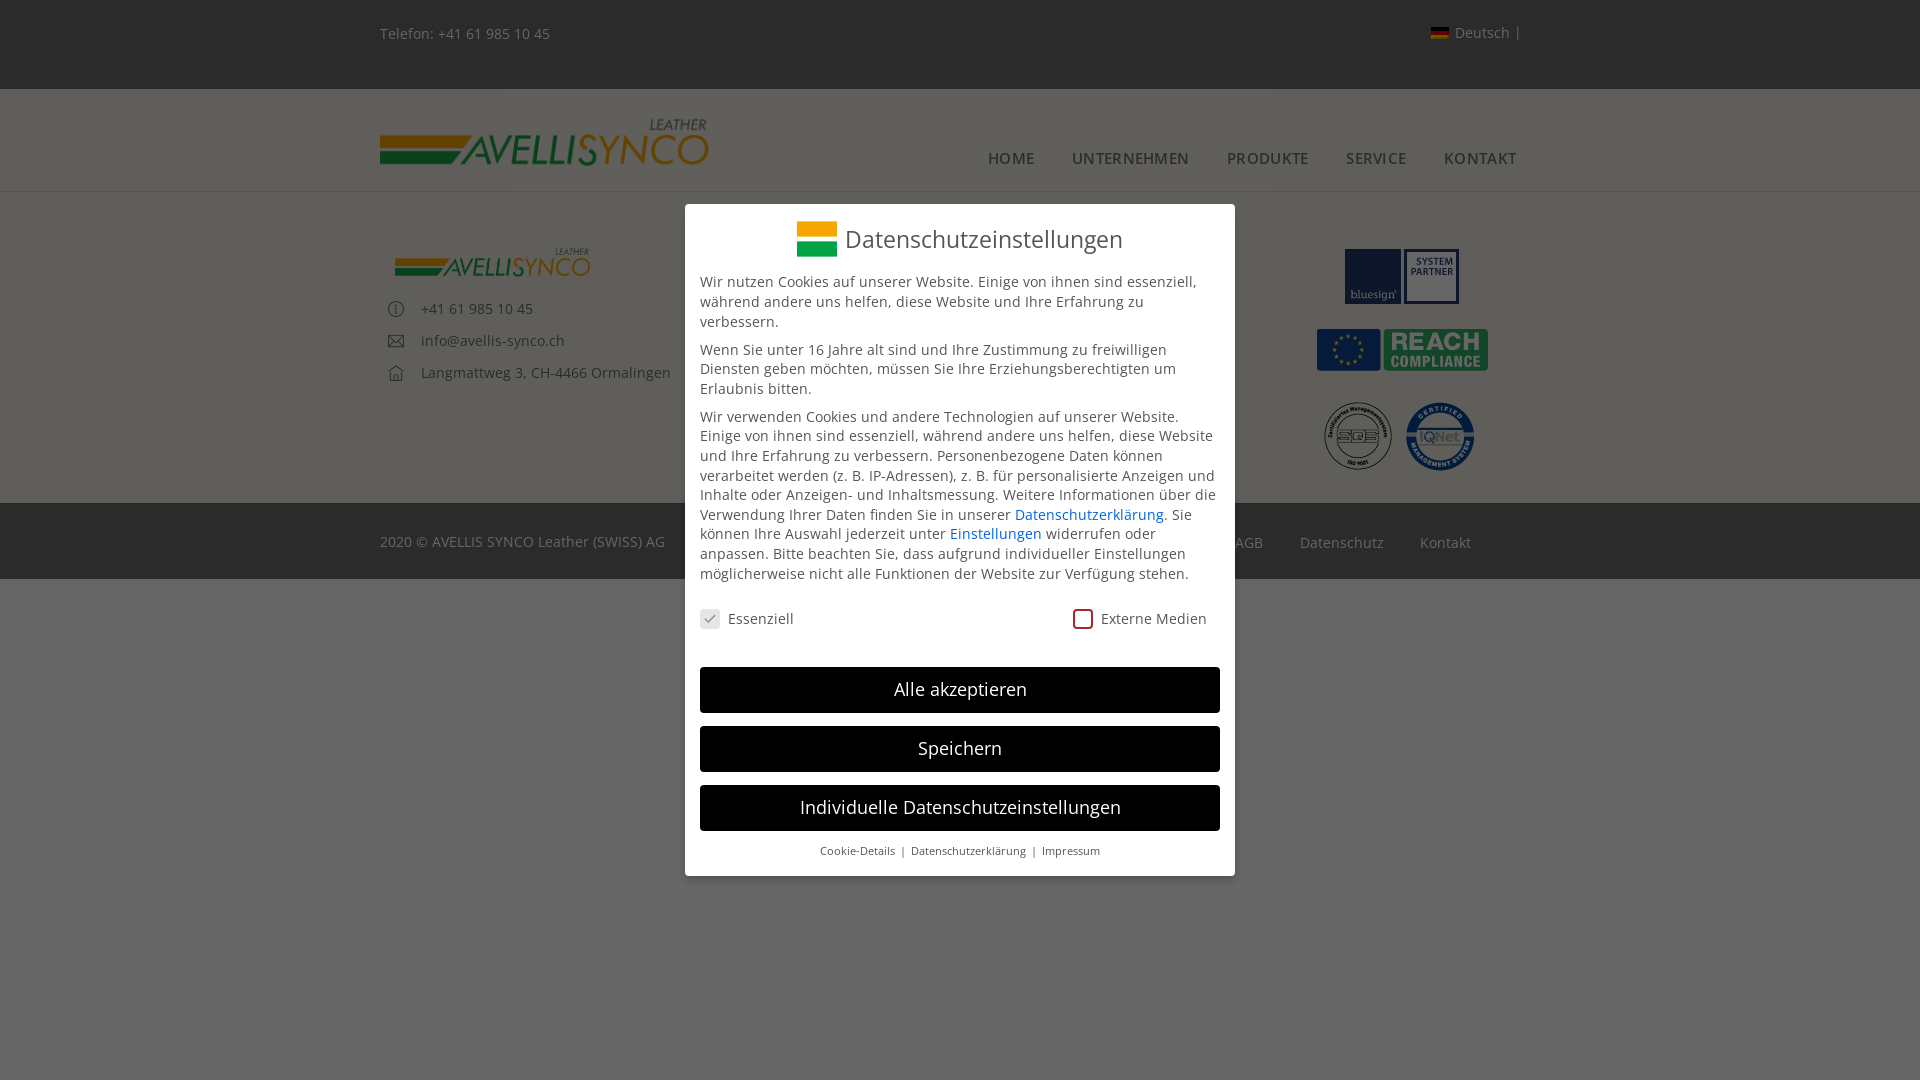 The image size is (1920, 1080). I want to click on 'SERVICE', so click(1376, 157).